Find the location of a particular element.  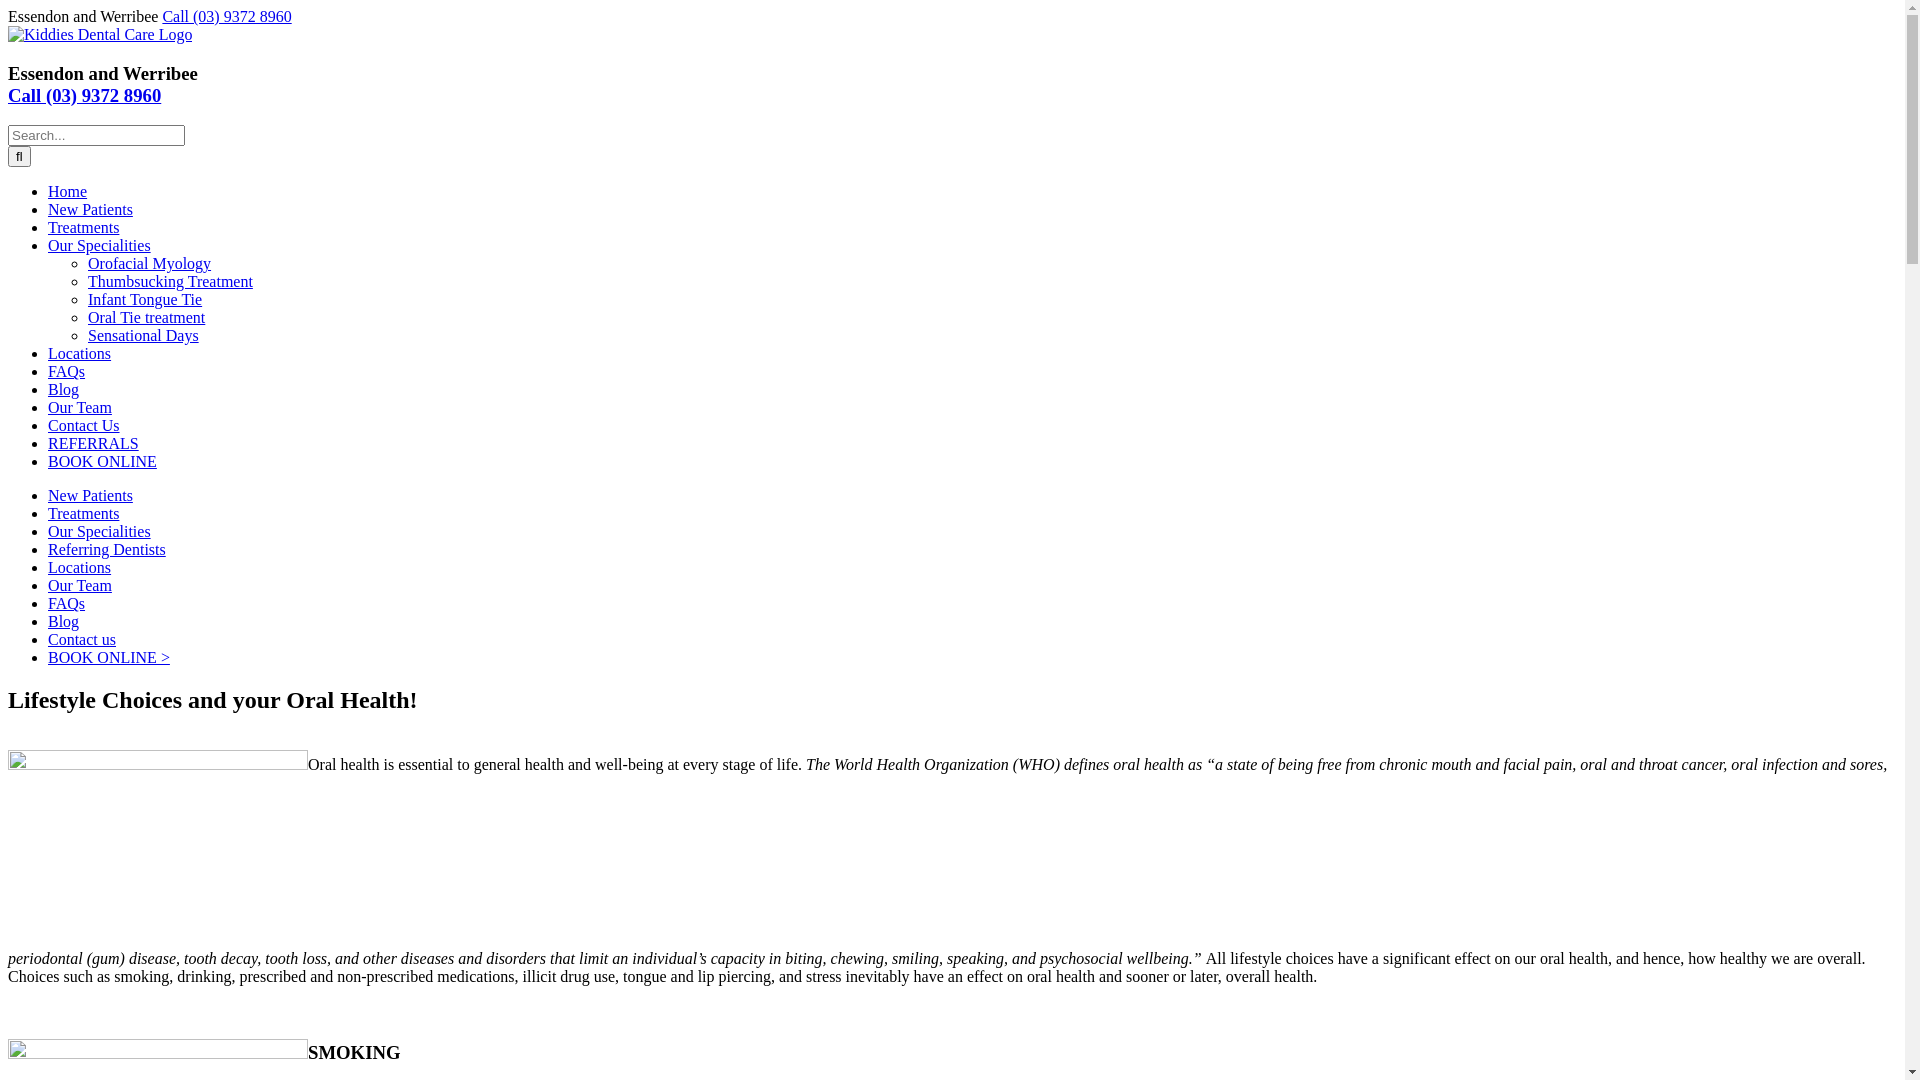

'Our Team' is located at coordinates (80, 406).